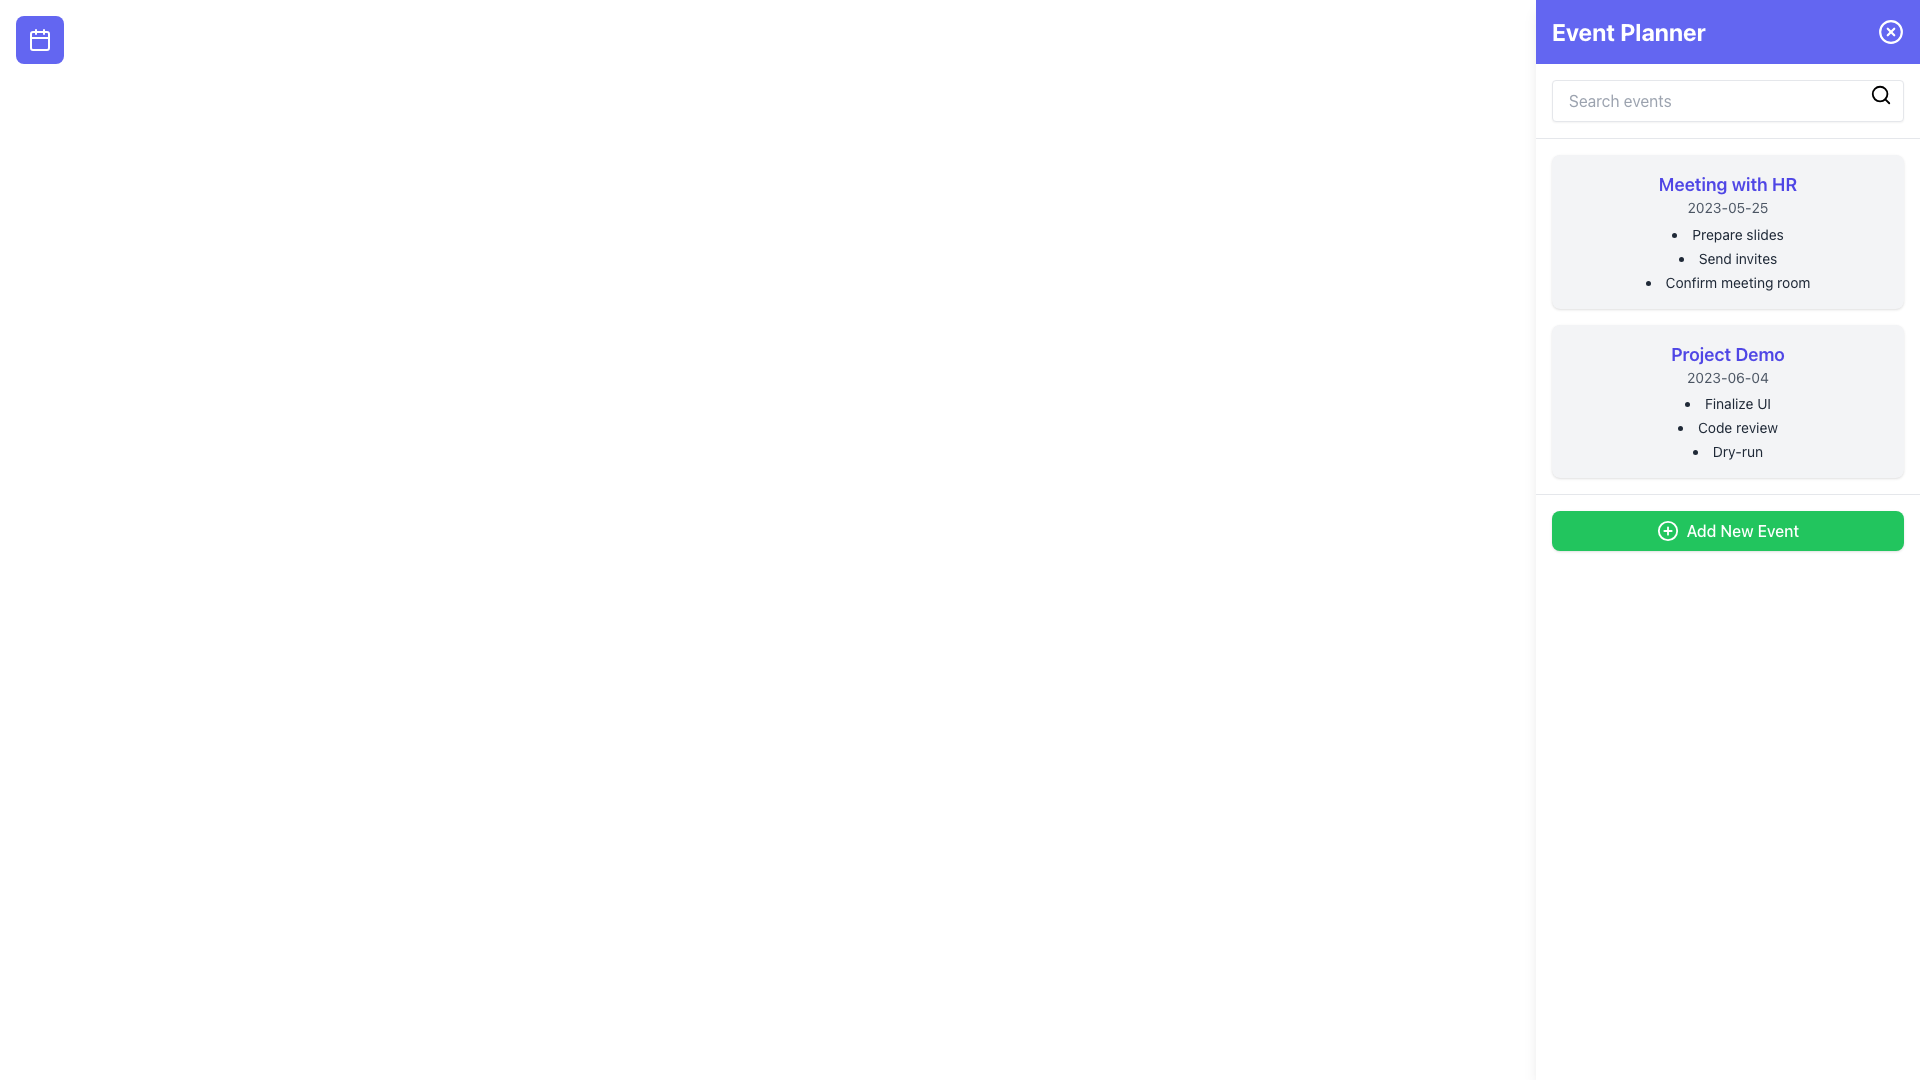  Describe the element at coordinates (1727, 404) in the screenshot. I see `the informational text label specifying a task under the 'Project Demo' heading, located at the top of the list with the date '2023-06-04'` at that location.